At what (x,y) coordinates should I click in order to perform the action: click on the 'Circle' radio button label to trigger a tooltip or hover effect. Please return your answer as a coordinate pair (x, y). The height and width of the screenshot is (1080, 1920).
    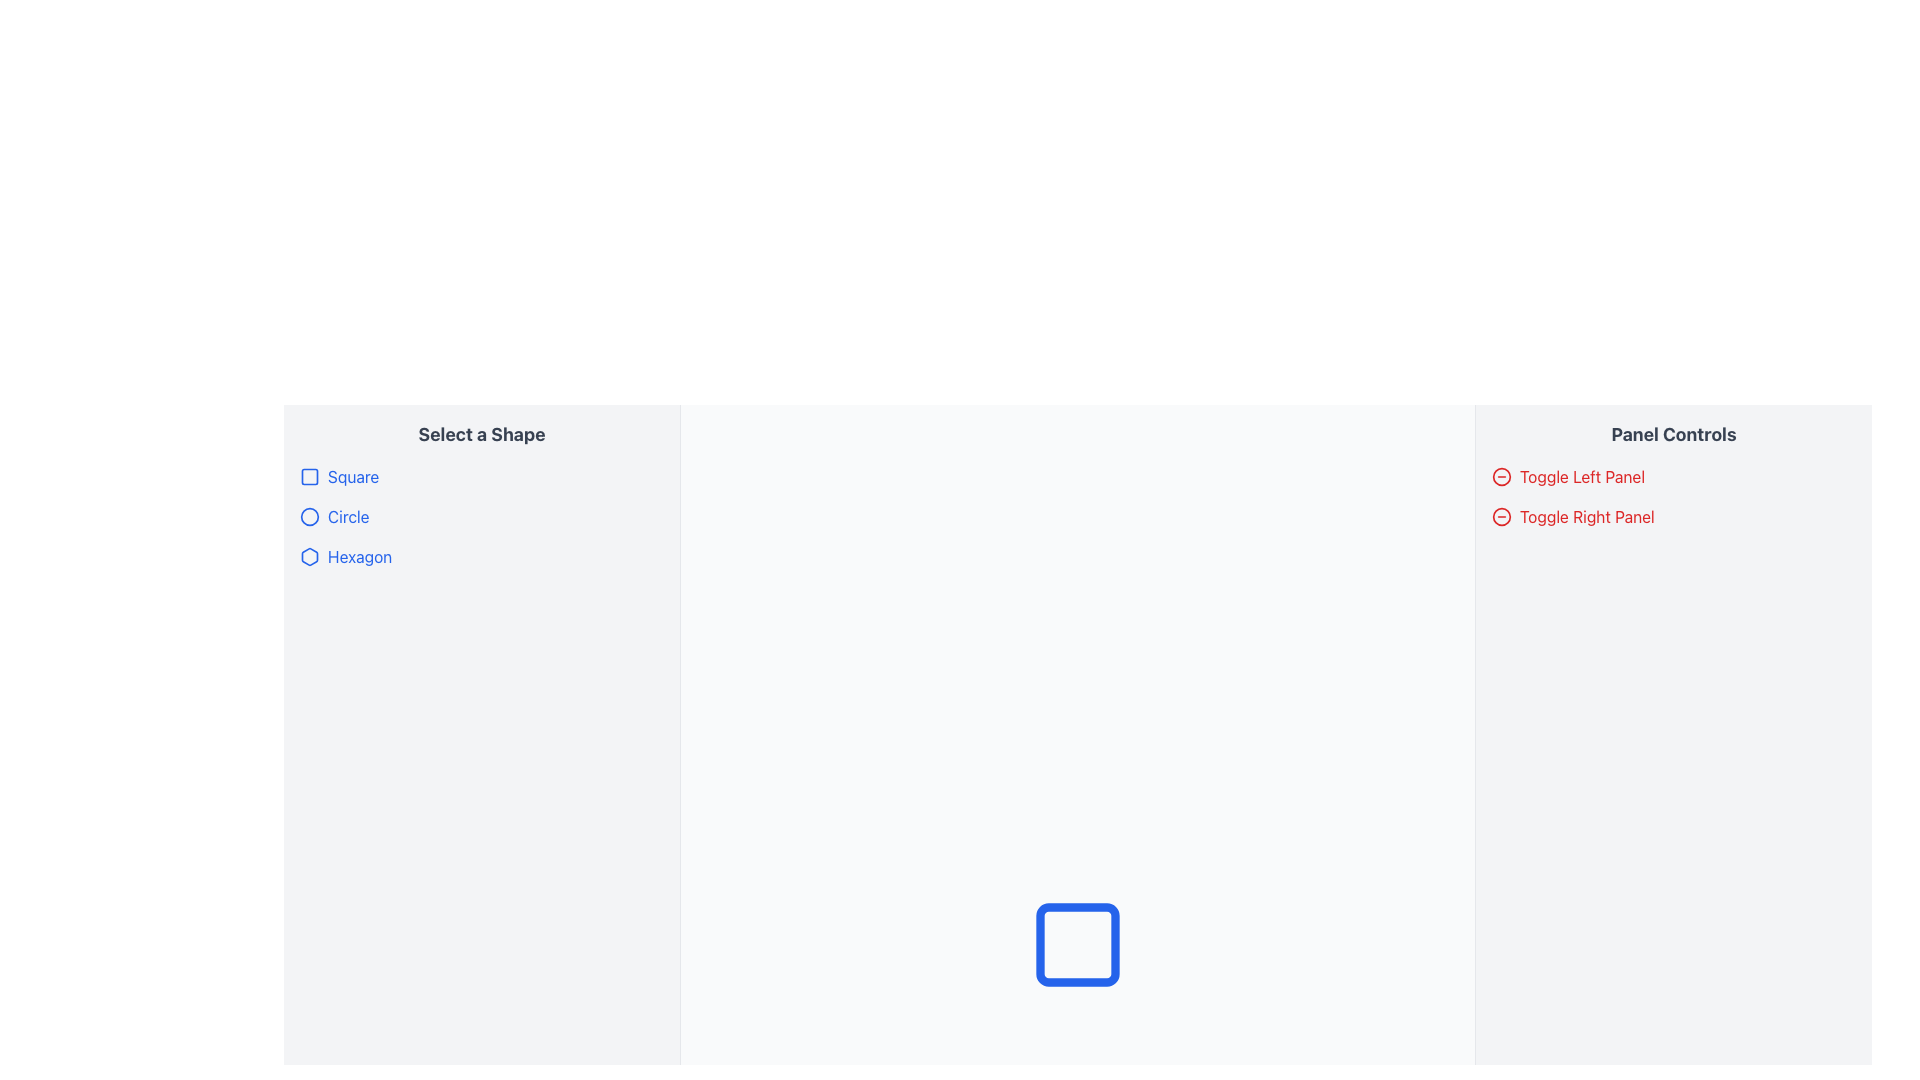
    Looking at the image, I should click on (334, 515).